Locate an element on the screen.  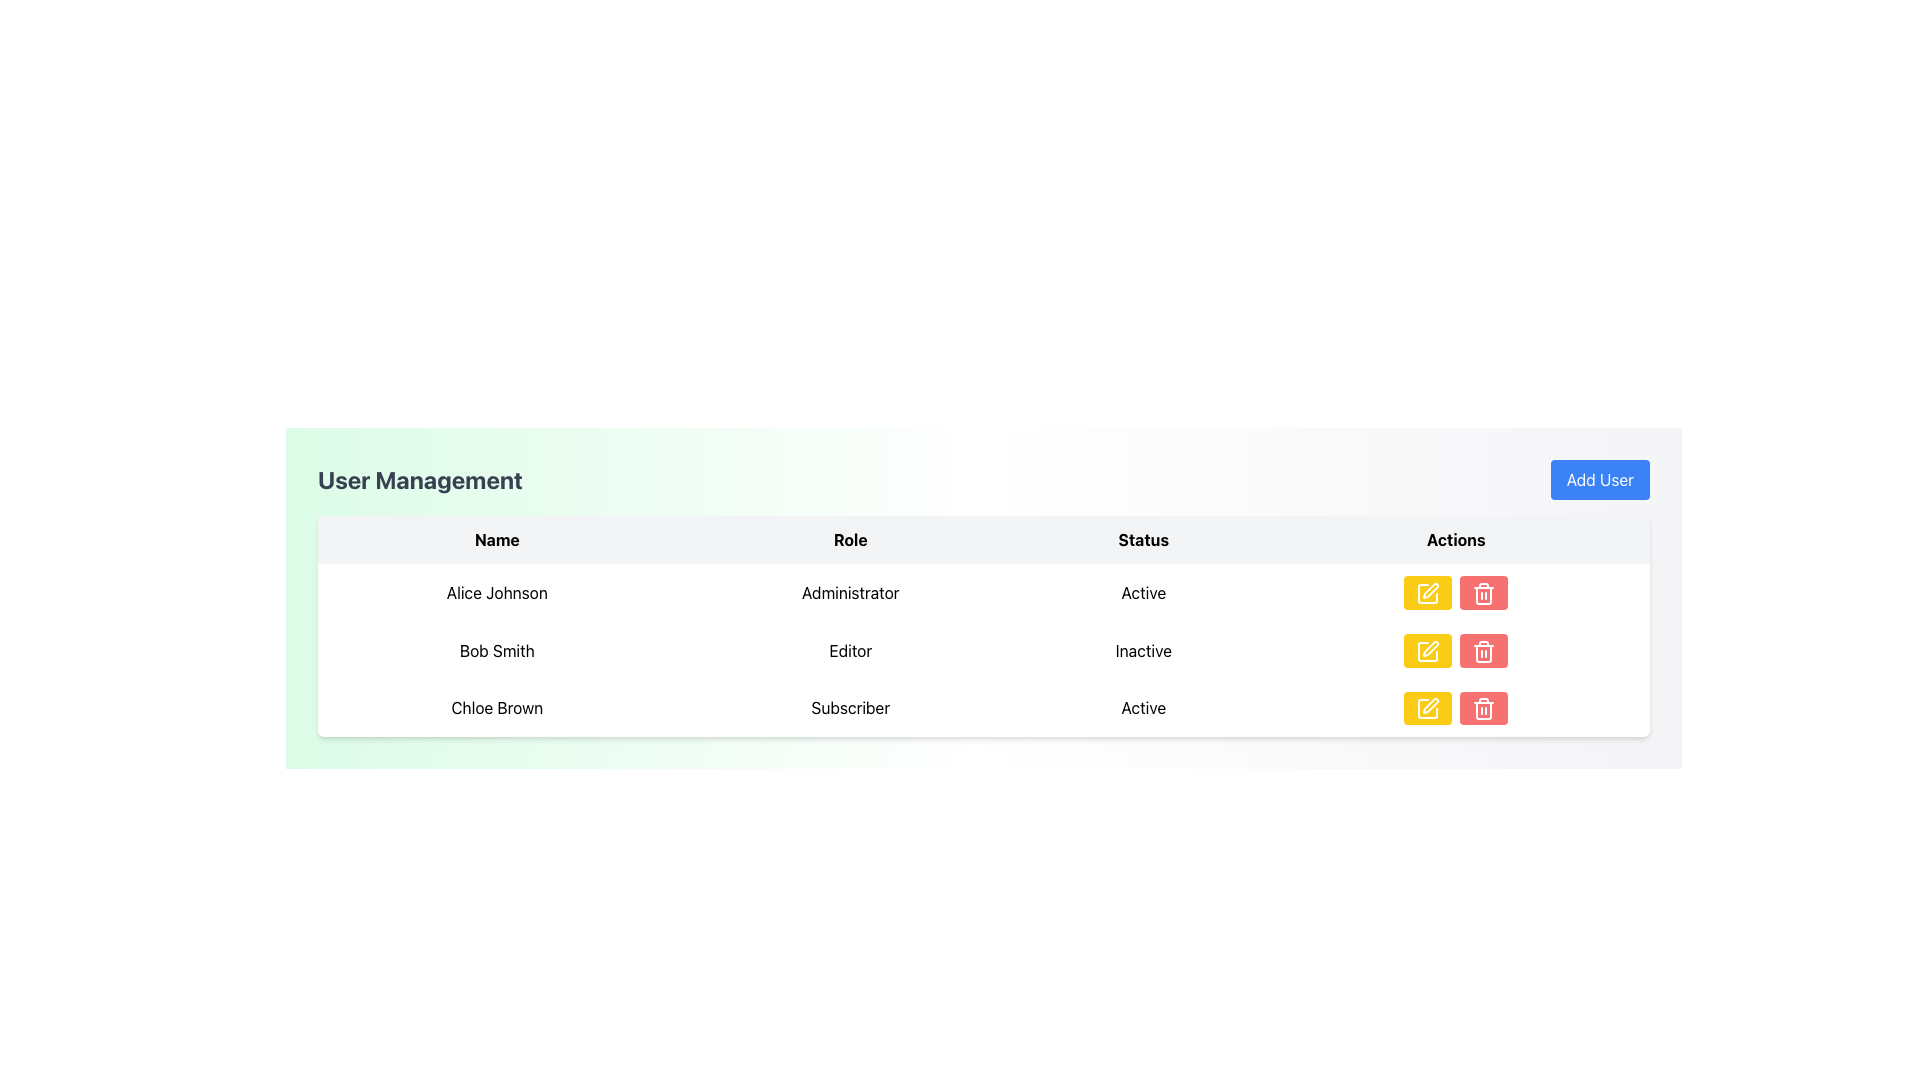
the third row in the User Management table, which contains the user name 'Chloe Brown', role 'Subscriber', and status 'Active' is located at coordinates (983, 707).